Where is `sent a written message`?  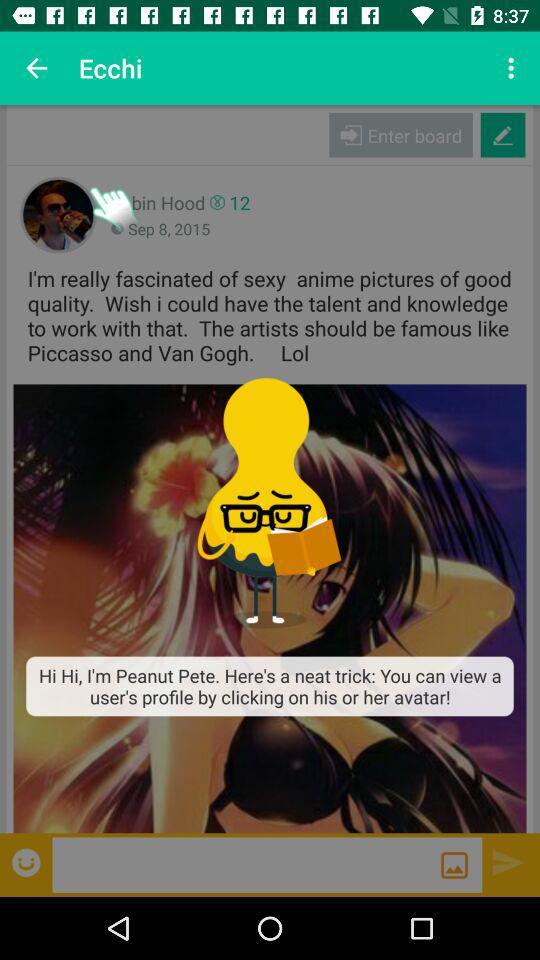
sent a written message is located at coordinates (508, 861).